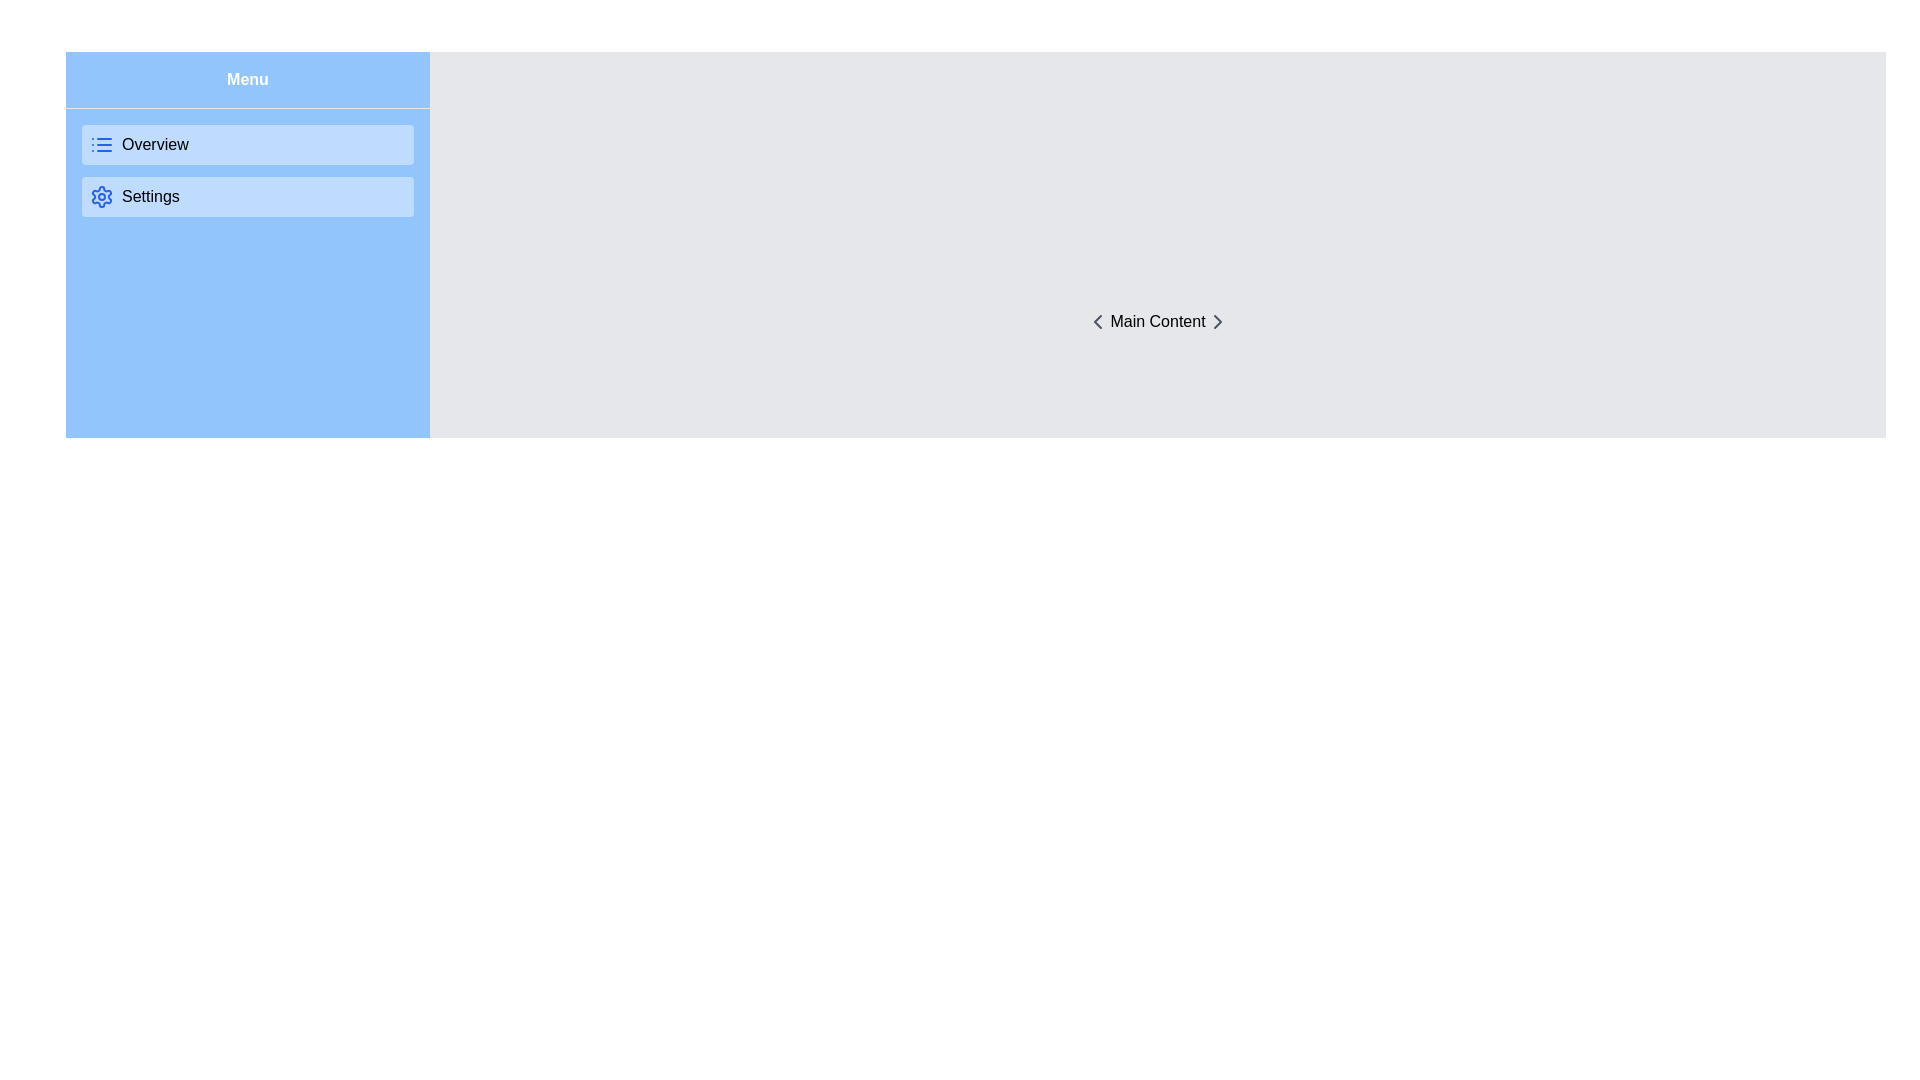 The width and height of the screenshot is (1920, 1080). What do you see at coordinates (247, 79) in the screenshot?
I see `the 'Menu' text label, which is a rectangular section at the top of a vertical menu with a light blue background and bold white text` at bounding box center [247, 79].